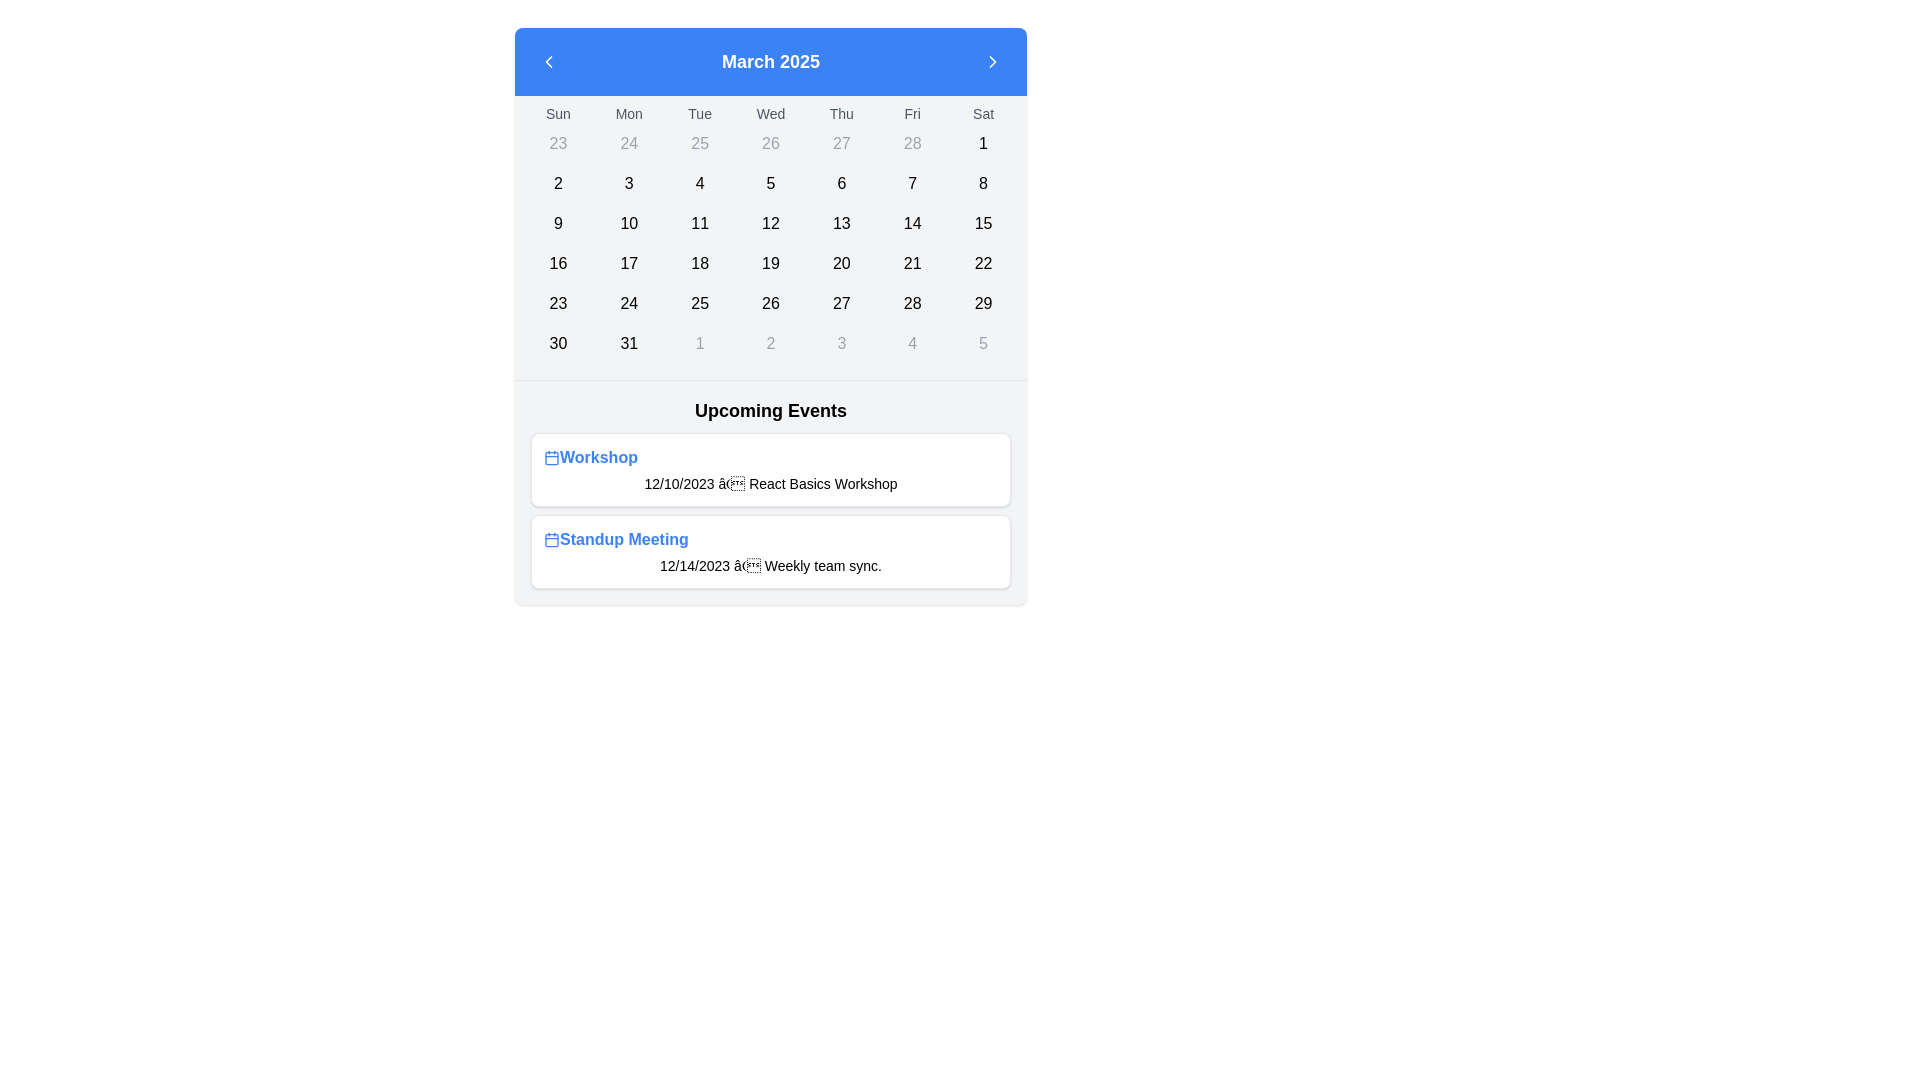 This screenshot has width=1920, height=1080. I want to click on the button displaying the number '21' located in the grid section of the calendar under the 'Fri' column, so click(911, 262).